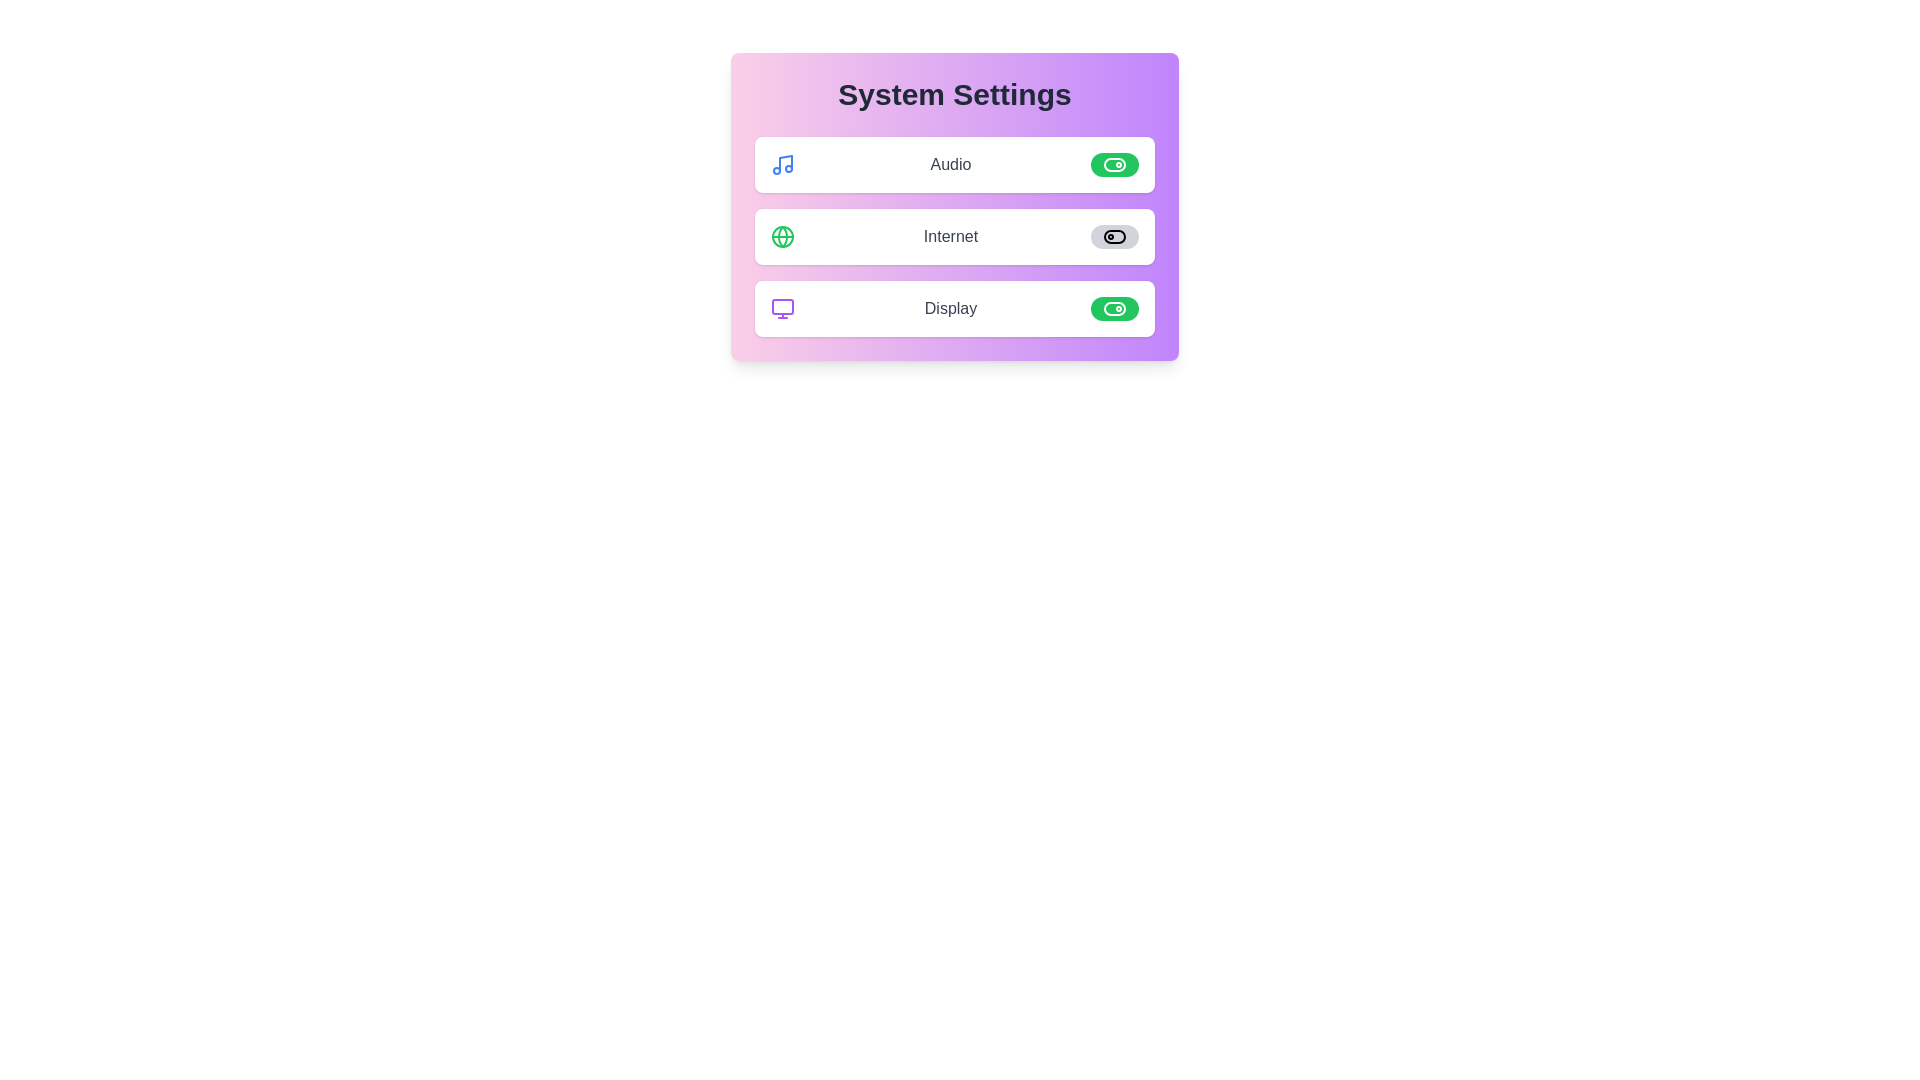  Describe the element at coordinates (781, 235) in the screenshot. I see `the Internet icon located on the left side of the 'Internet' label in the System Settings interface` at that location.